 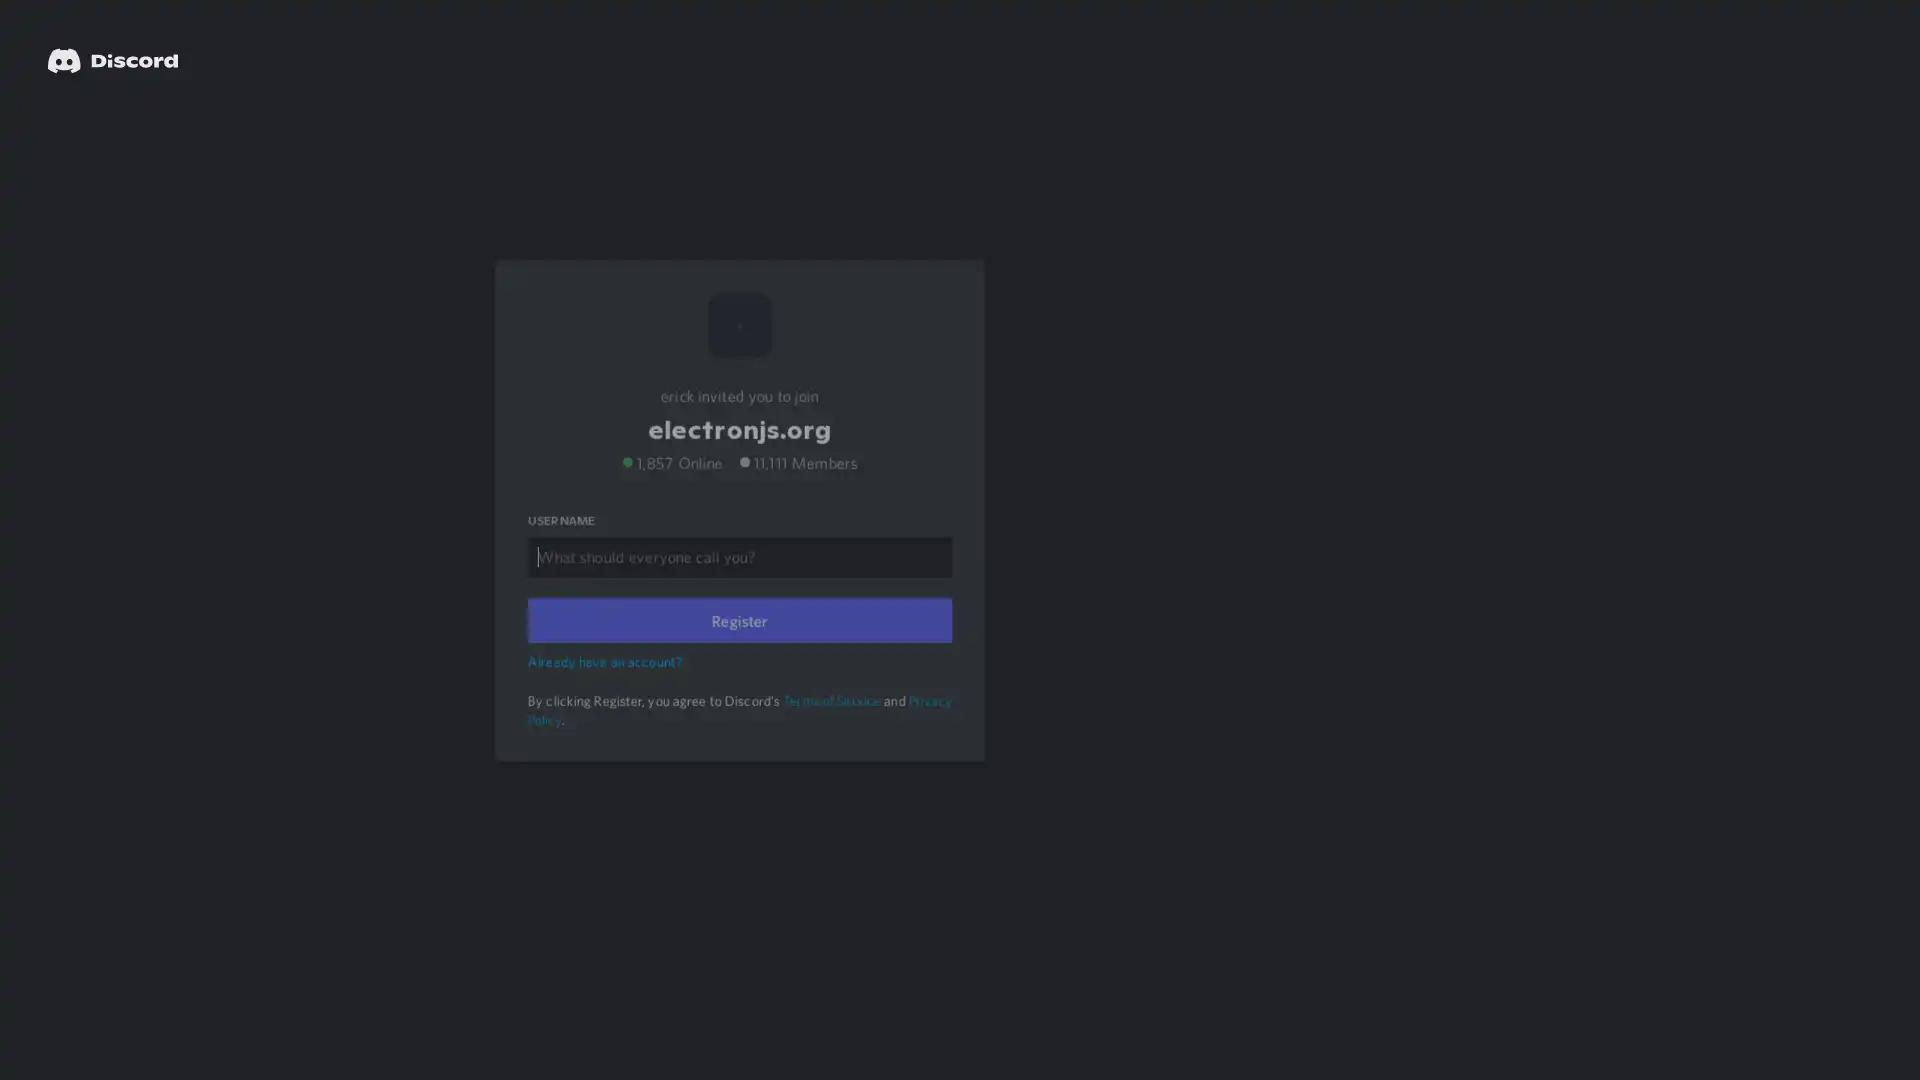 I want to click on Already have an account?, so click(x=607, y=685).